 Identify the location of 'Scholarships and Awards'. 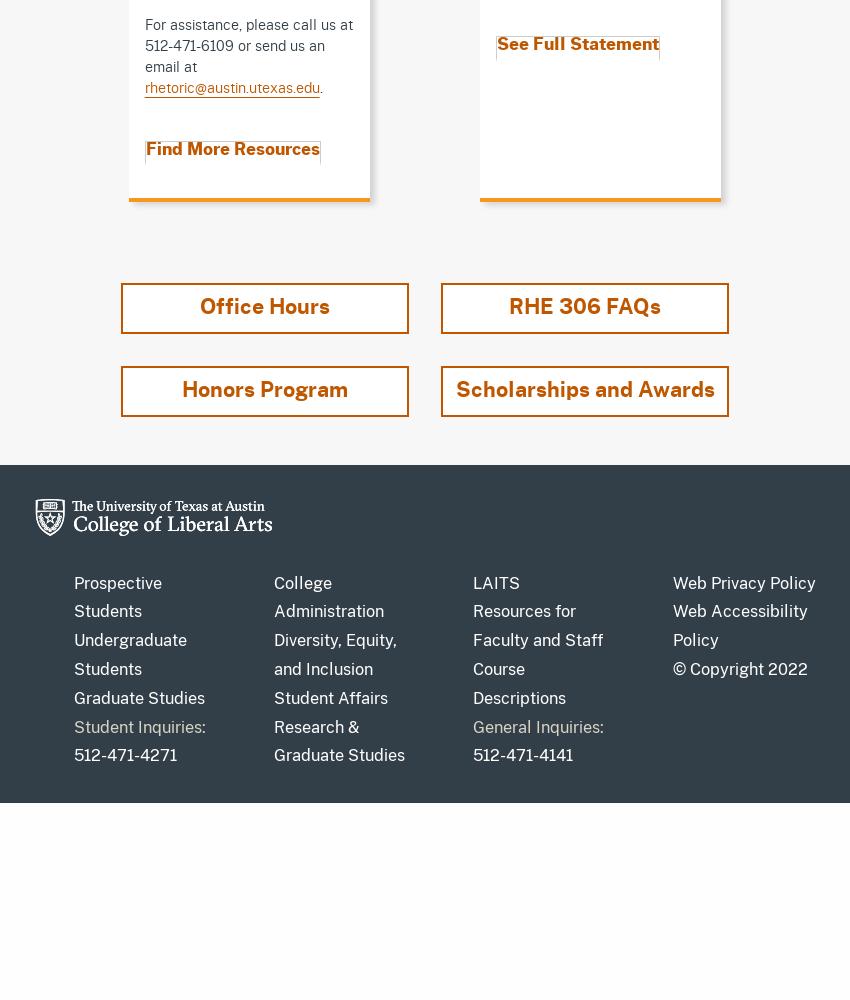
(584, 389).